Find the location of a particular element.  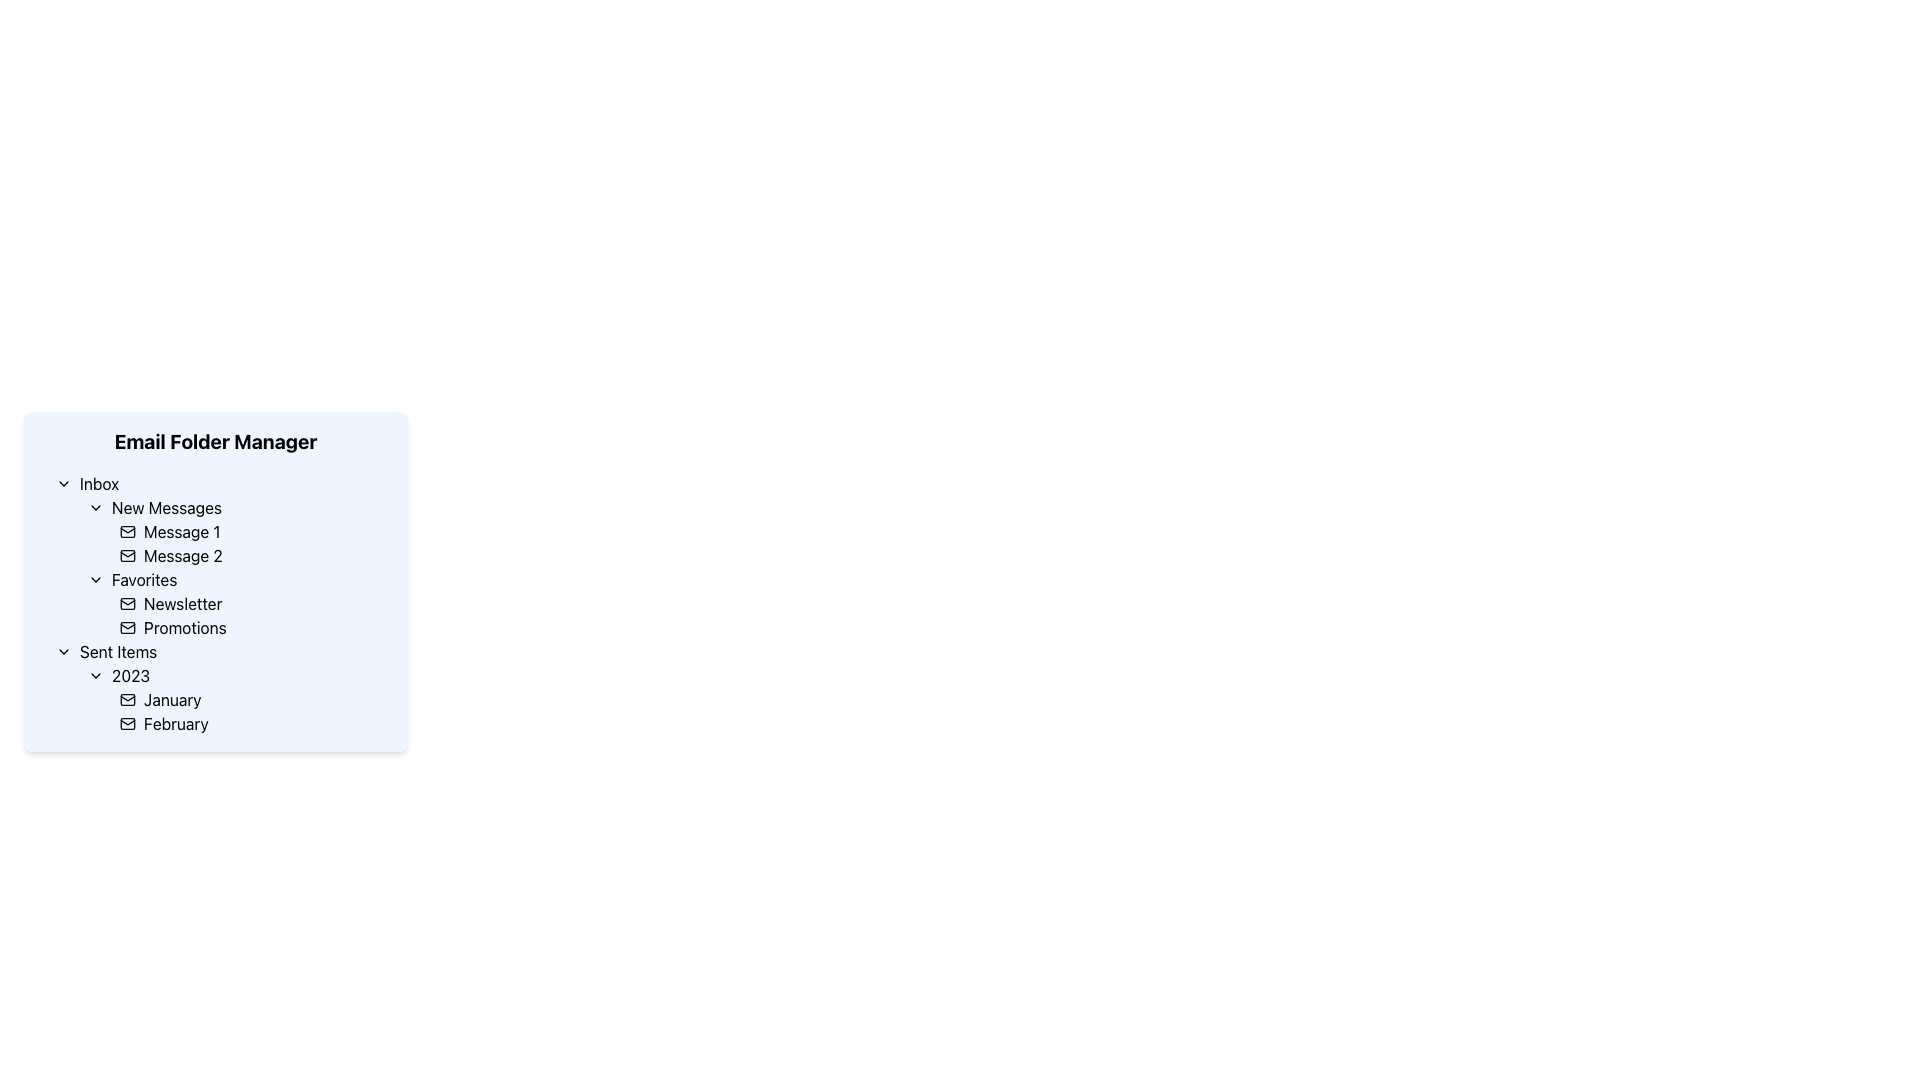

to select the email message labeled 'Message 2' which is the second item under 'New Messages' in the 'Inbox' section is located at coordinates (254, 555).